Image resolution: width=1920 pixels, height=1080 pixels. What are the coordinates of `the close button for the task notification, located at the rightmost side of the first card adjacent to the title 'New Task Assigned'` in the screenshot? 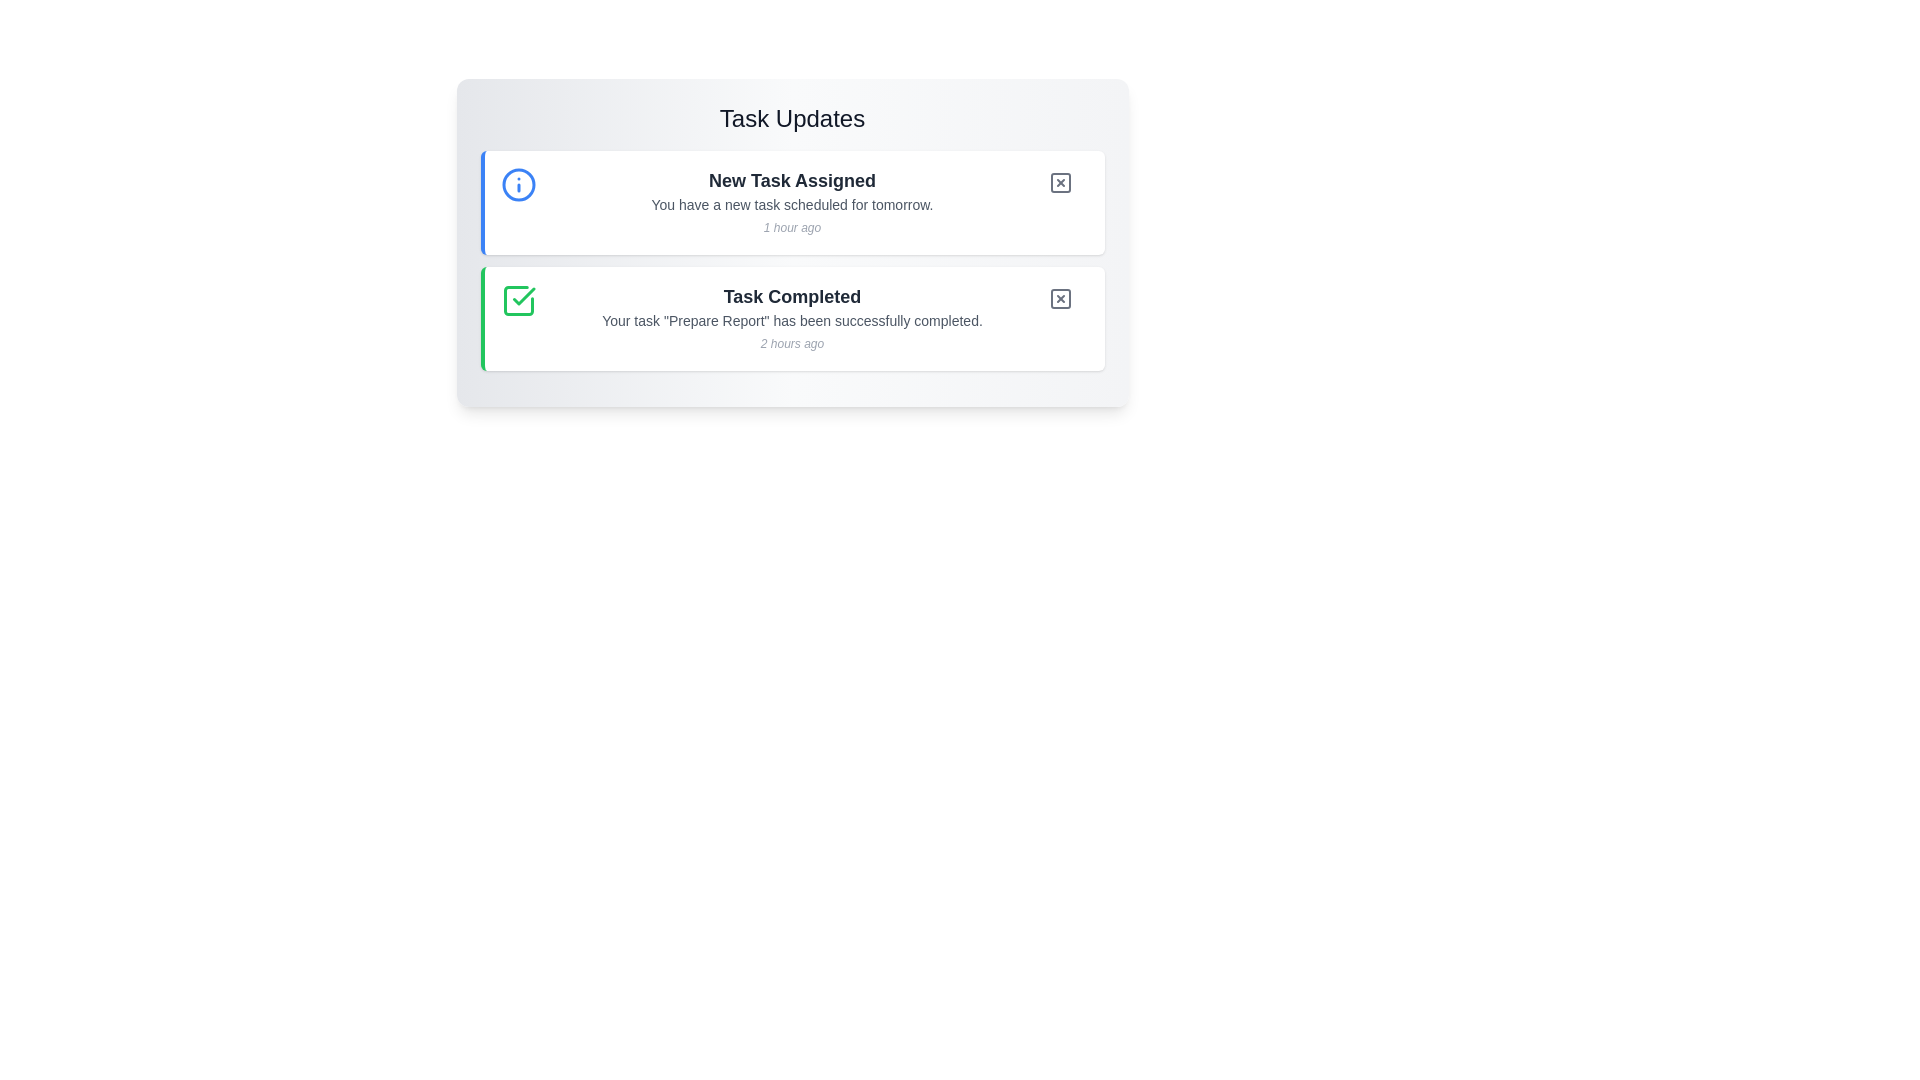 It's located at (1059, 182).